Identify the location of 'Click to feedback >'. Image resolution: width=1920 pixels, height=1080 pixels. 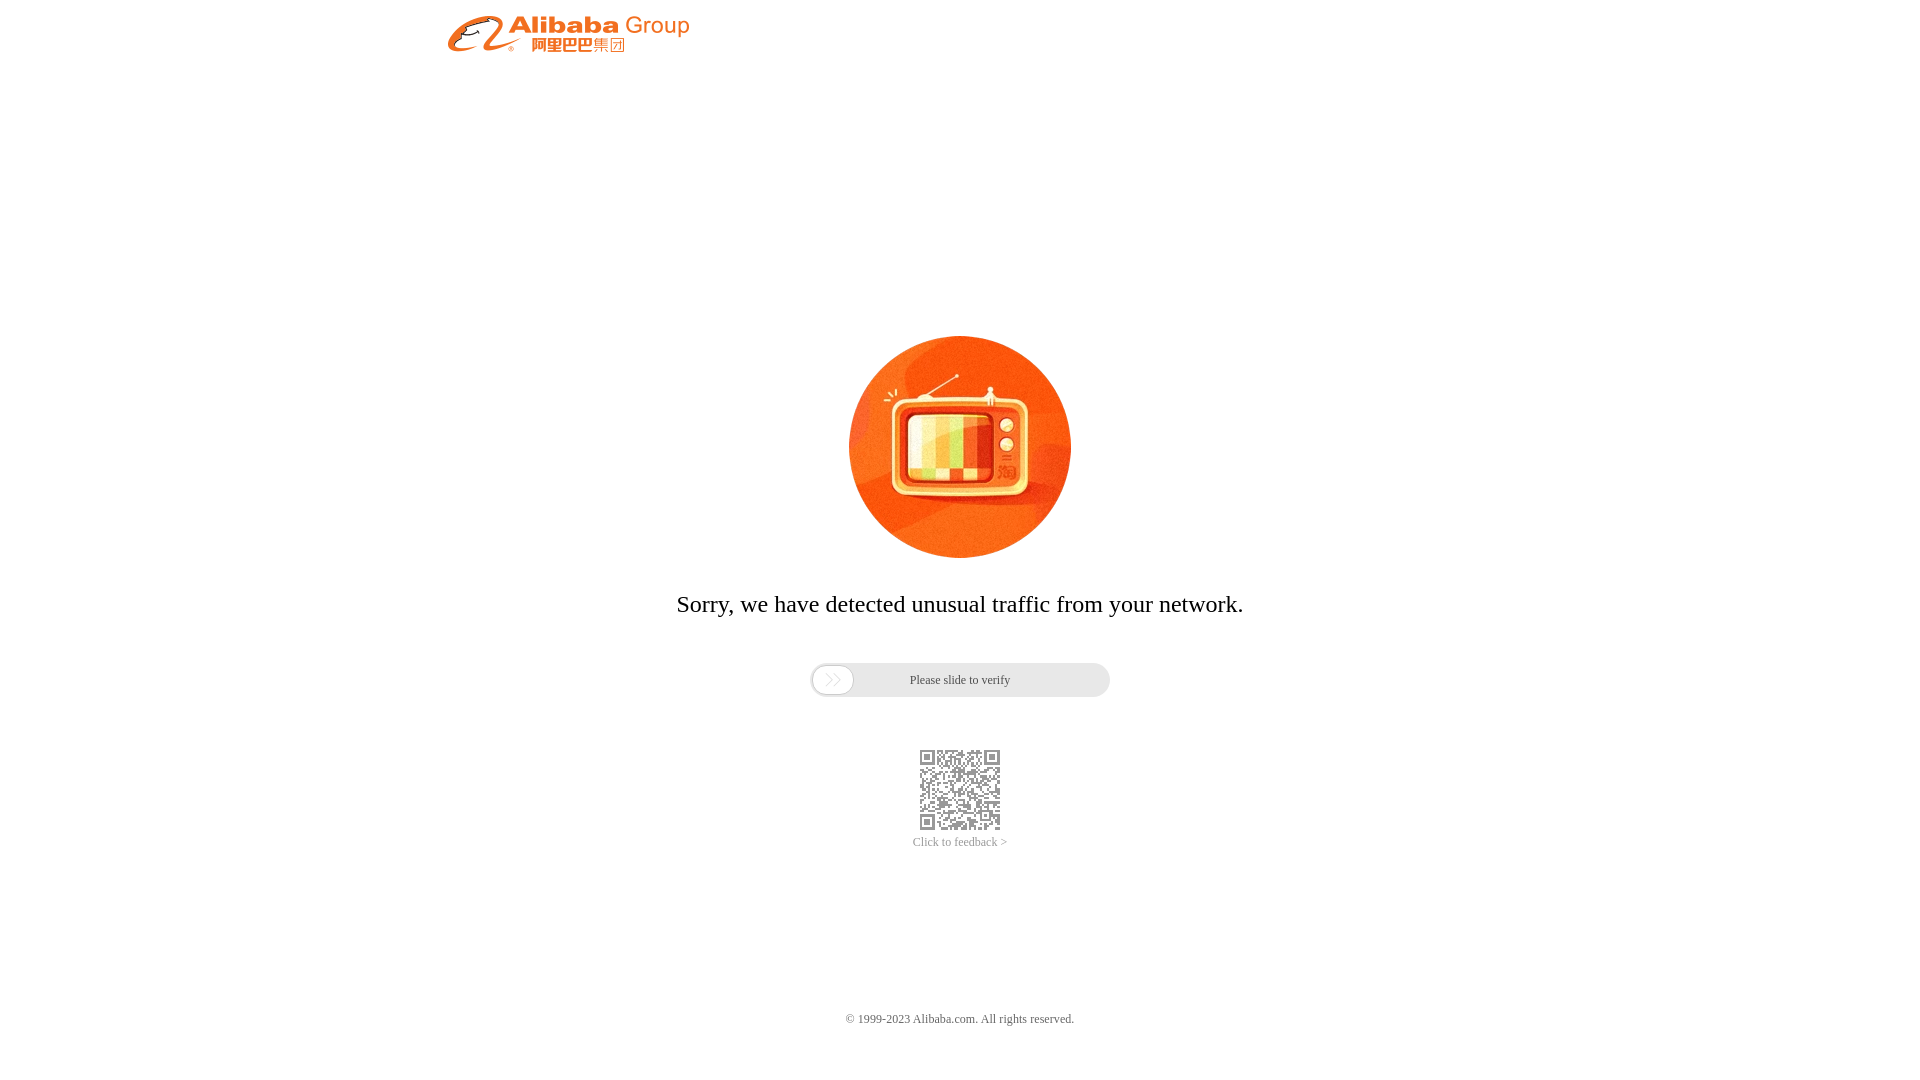
(960, 842).